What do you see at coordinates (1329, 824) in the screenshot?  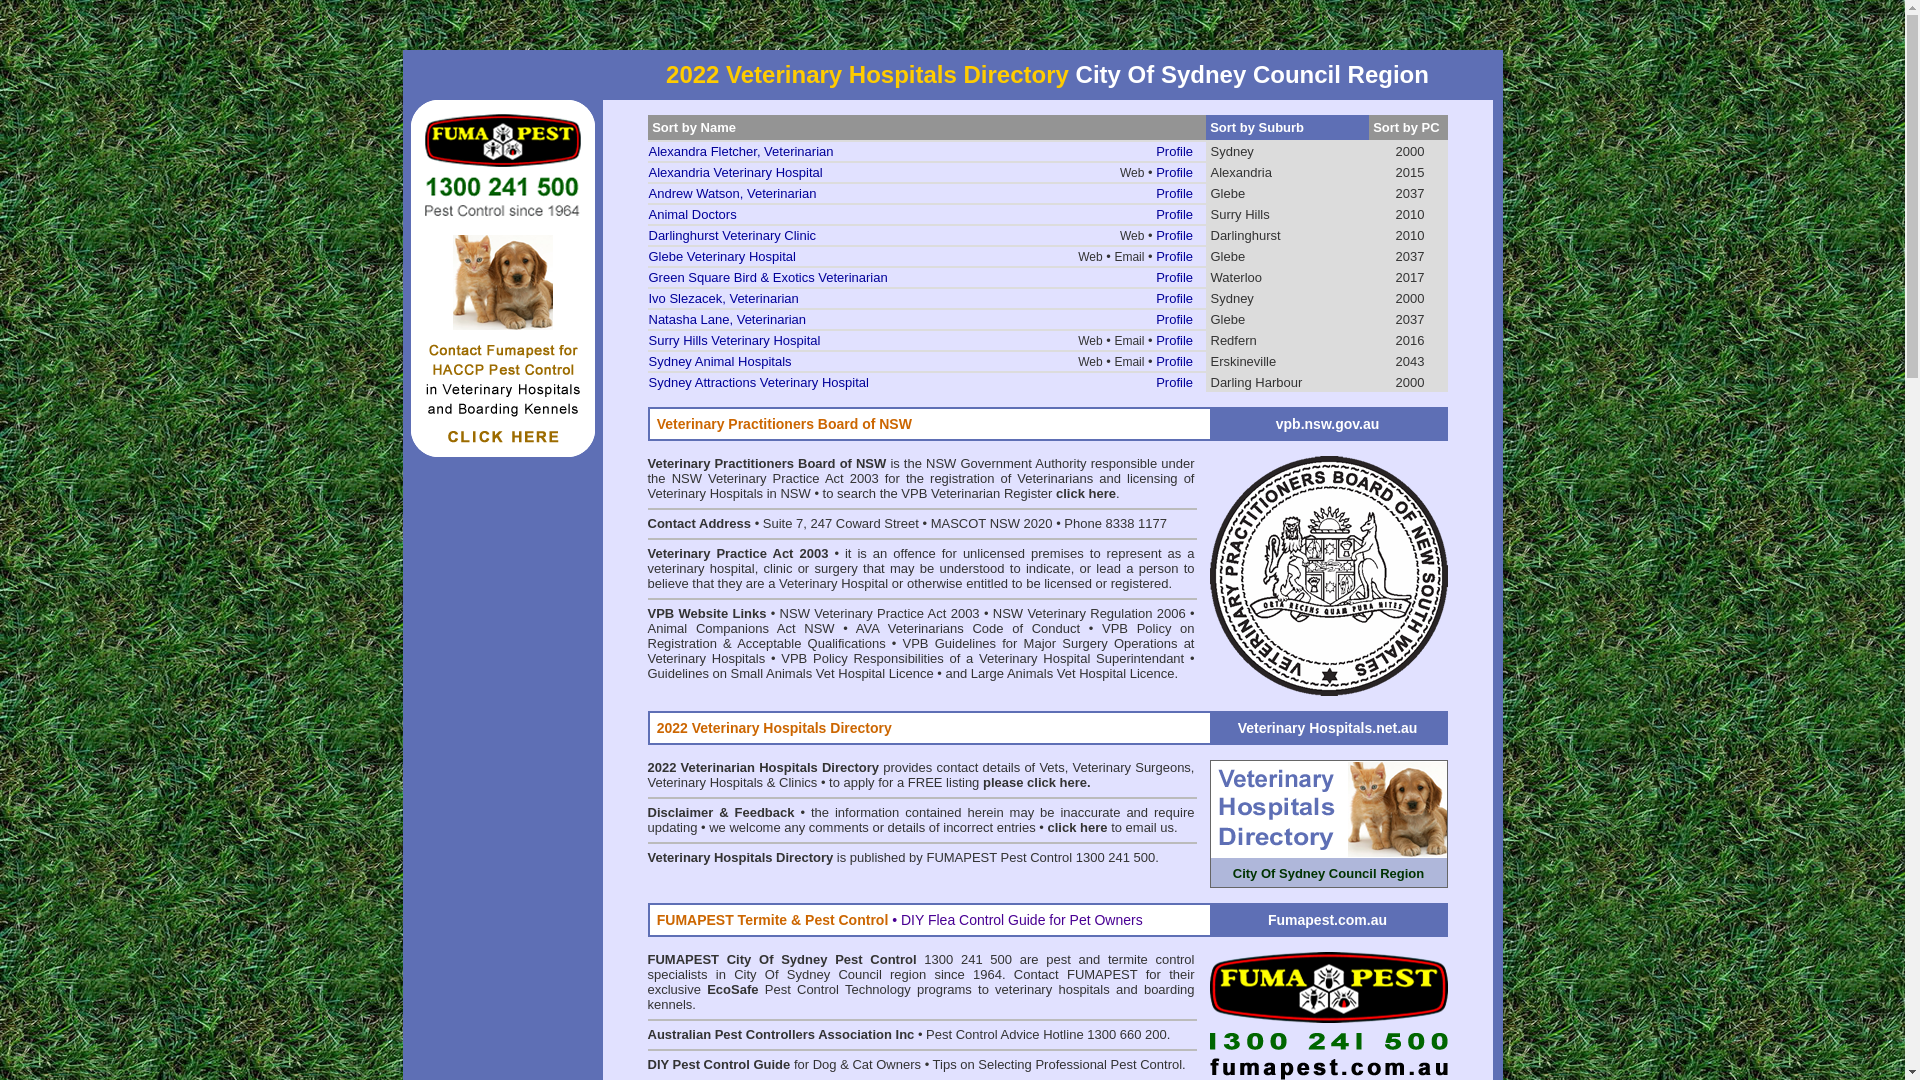 I see `'City Of Sydney Council Region'` at bounding box center [1329, 824].